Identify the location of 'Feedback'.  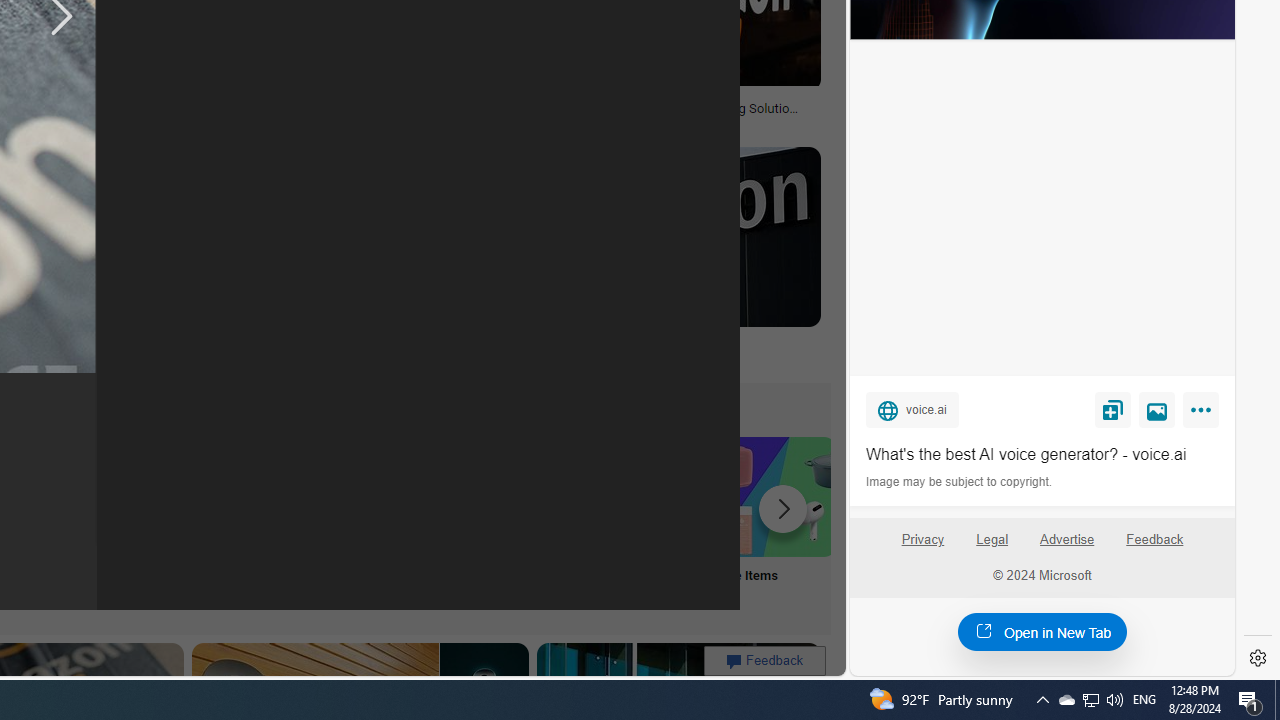
(1155, 547).